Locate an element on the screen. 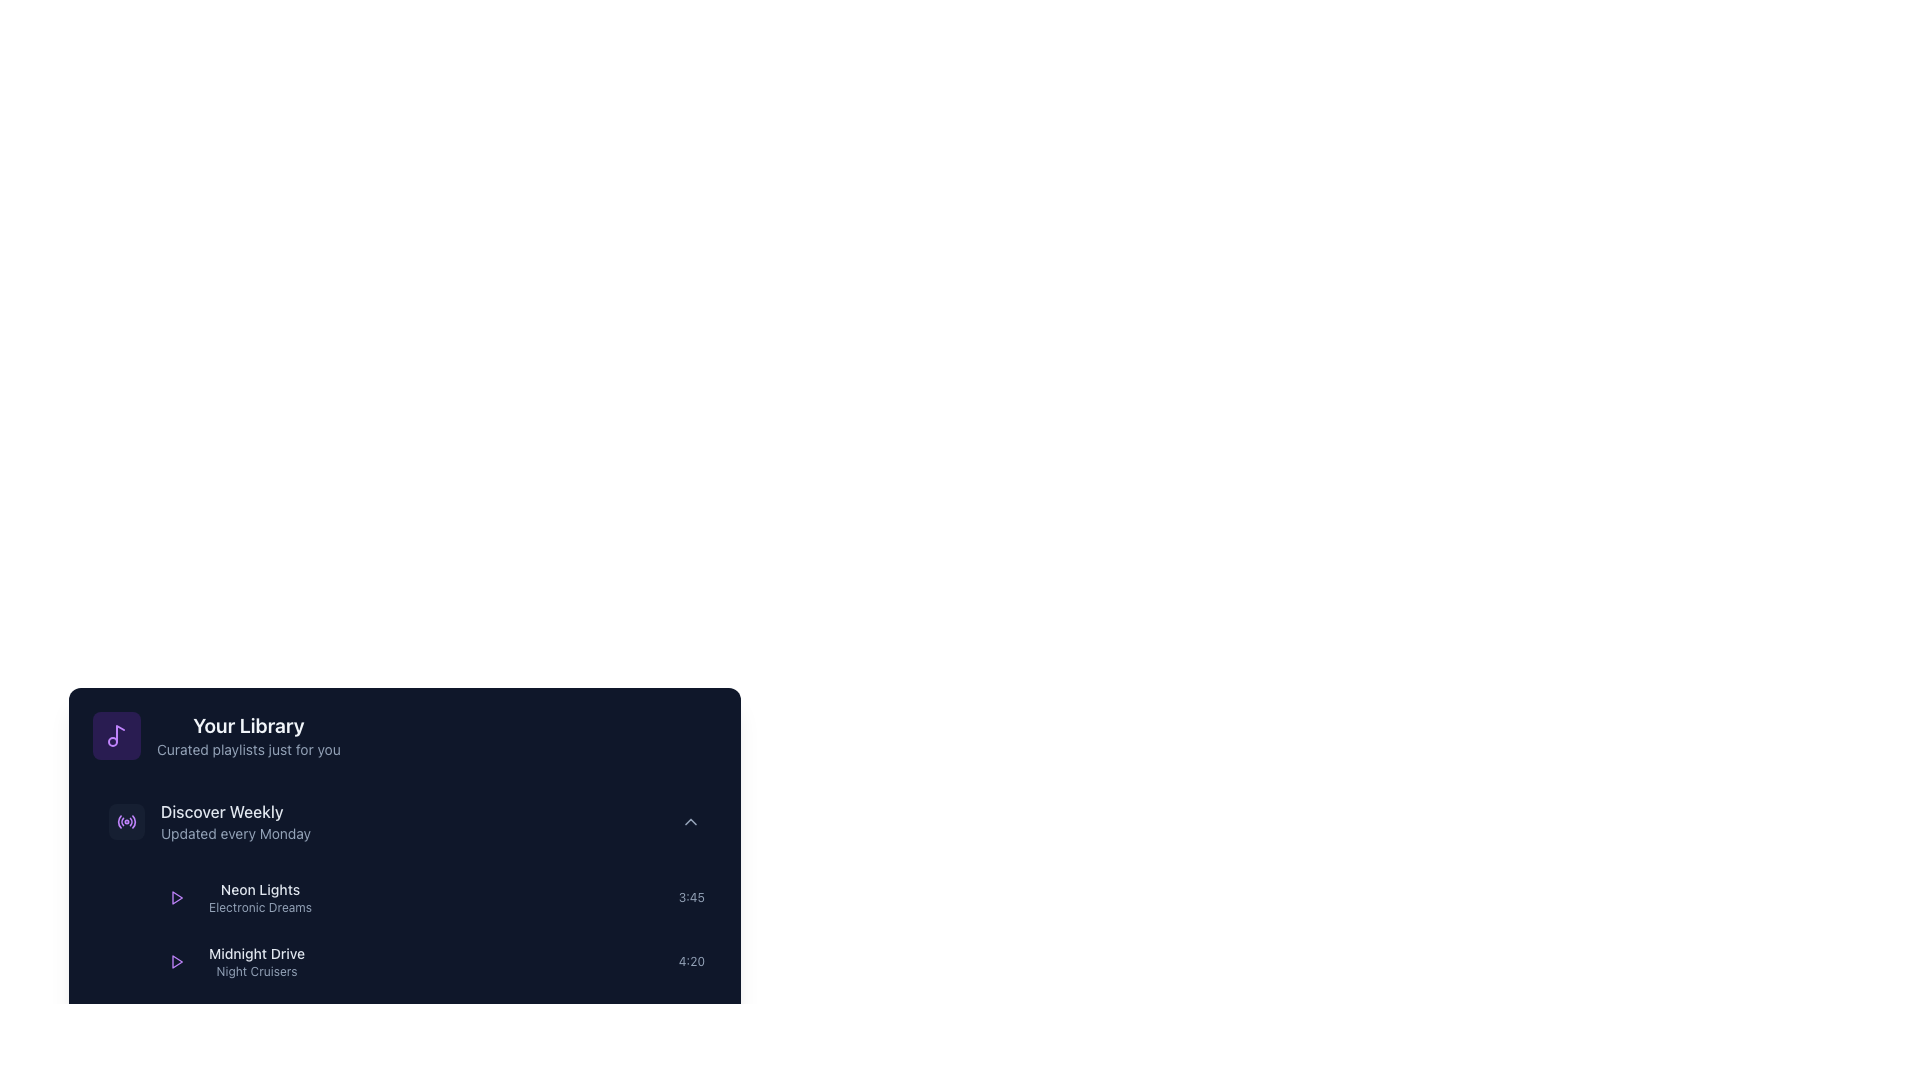 The height and width of the screenshot is (1080, 1920). the toggle or collapse indicator icon located in the 'Discover Weekly' section, adjacent to the 'Discover Weekly' text is located at coordinates (691, 821).